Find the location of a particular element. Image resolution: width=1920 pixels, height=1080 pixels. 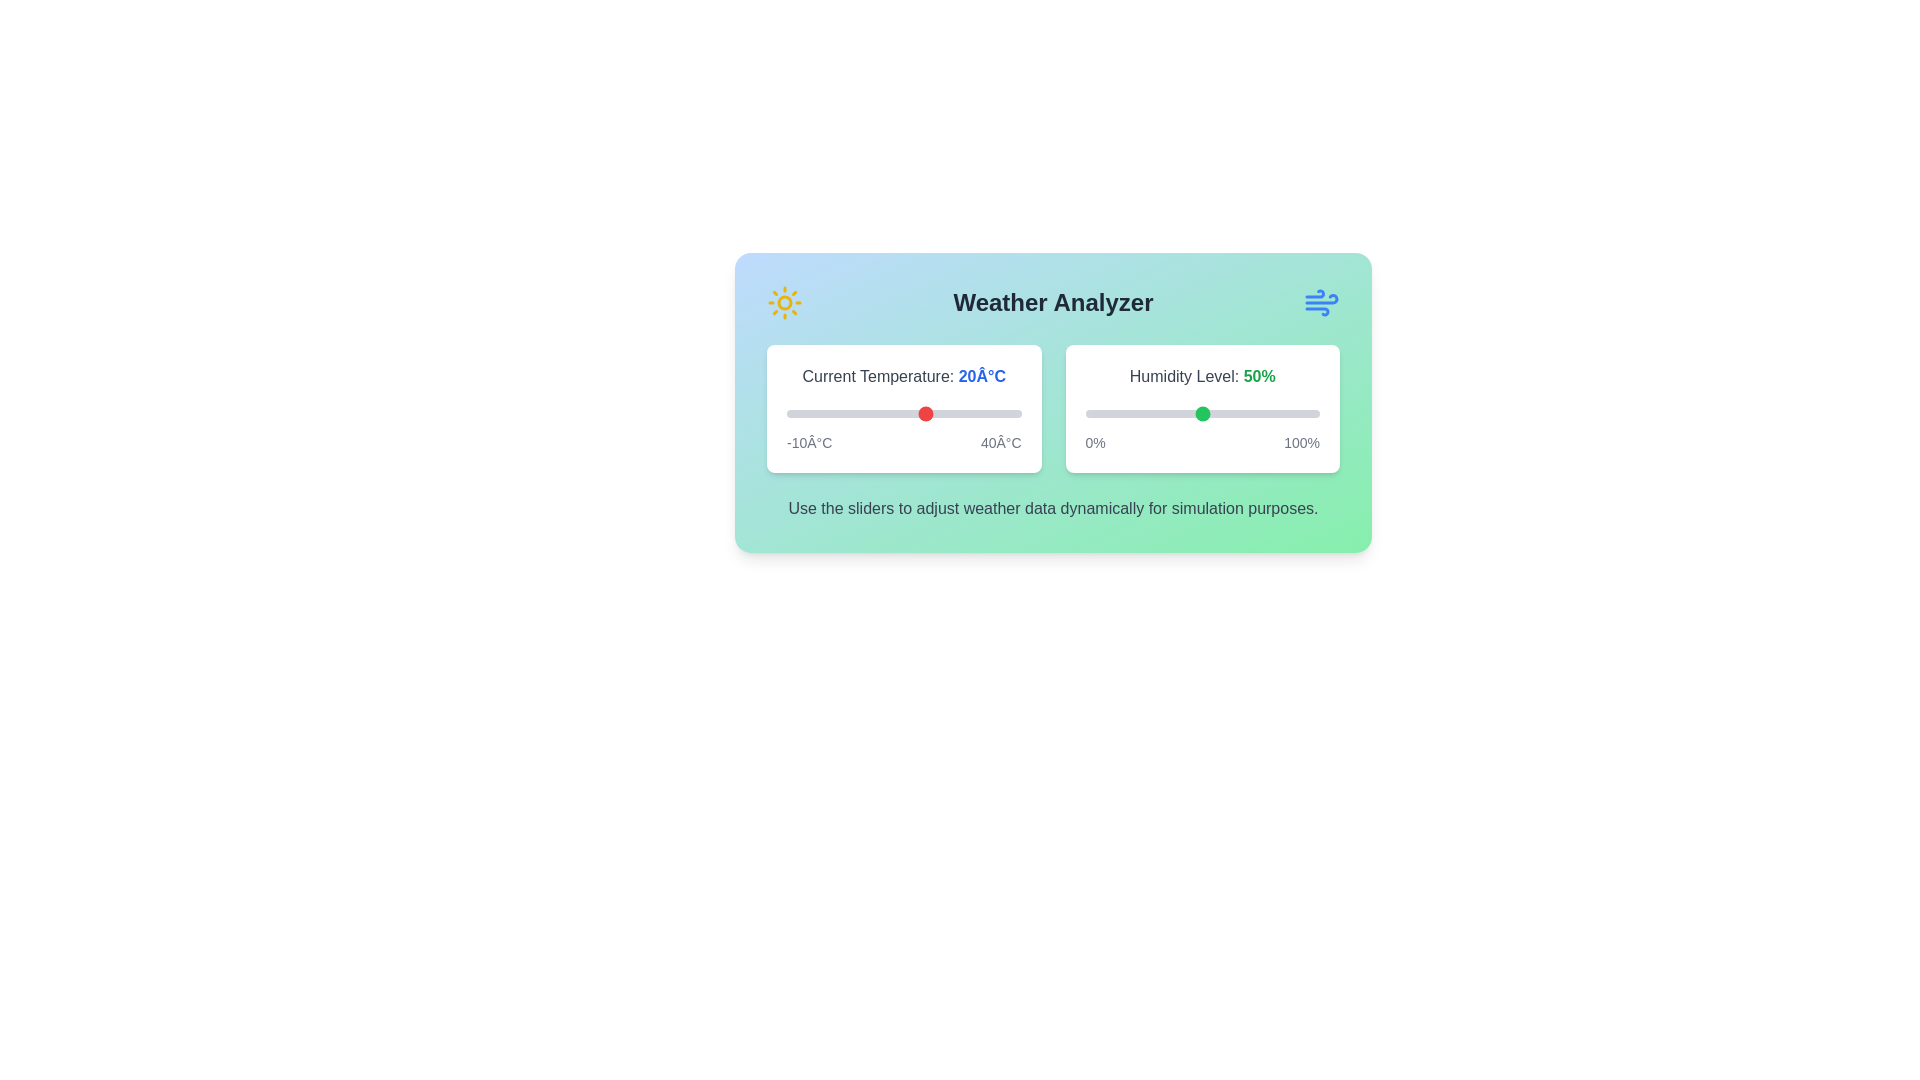

the temperature slider to 1°C is located at coordinates (838, 412).